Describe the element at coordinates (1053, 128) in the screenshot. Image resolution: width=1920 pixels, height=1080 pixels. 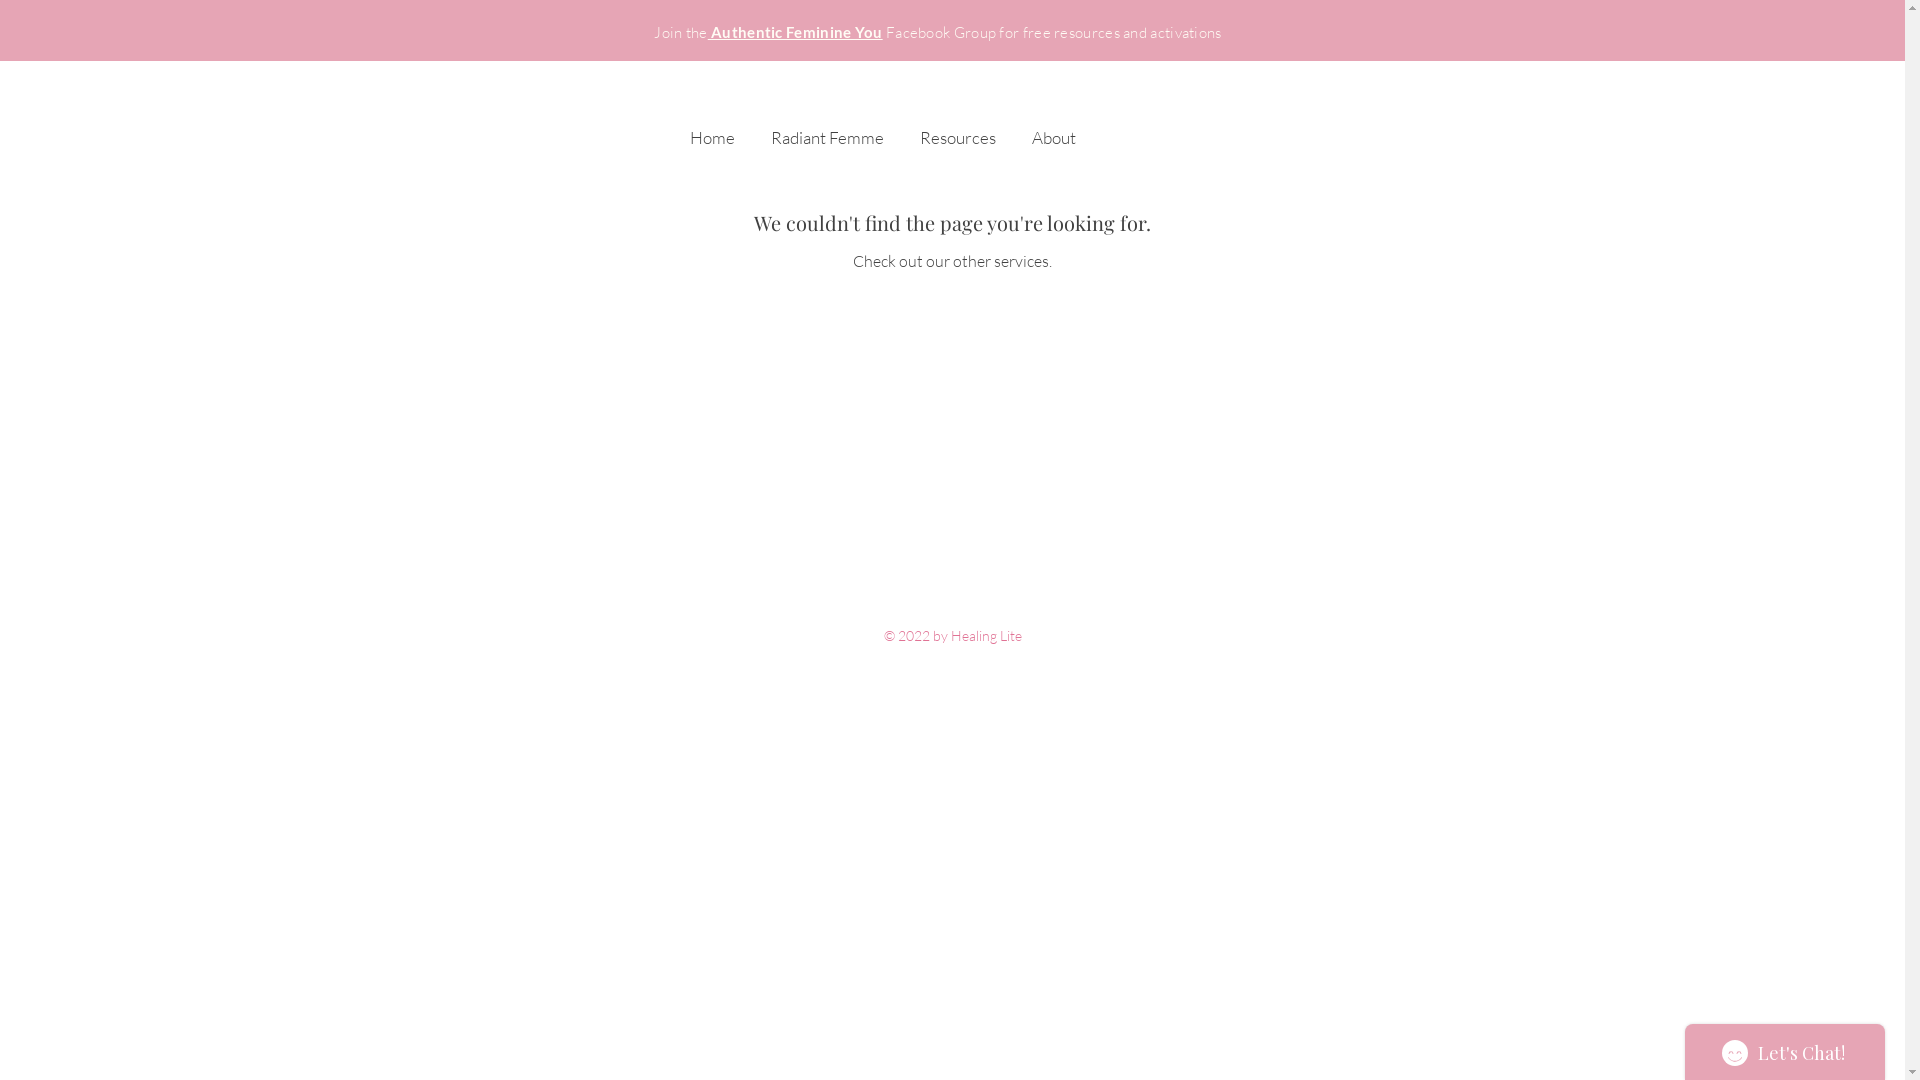
I see `'About'` at that location.